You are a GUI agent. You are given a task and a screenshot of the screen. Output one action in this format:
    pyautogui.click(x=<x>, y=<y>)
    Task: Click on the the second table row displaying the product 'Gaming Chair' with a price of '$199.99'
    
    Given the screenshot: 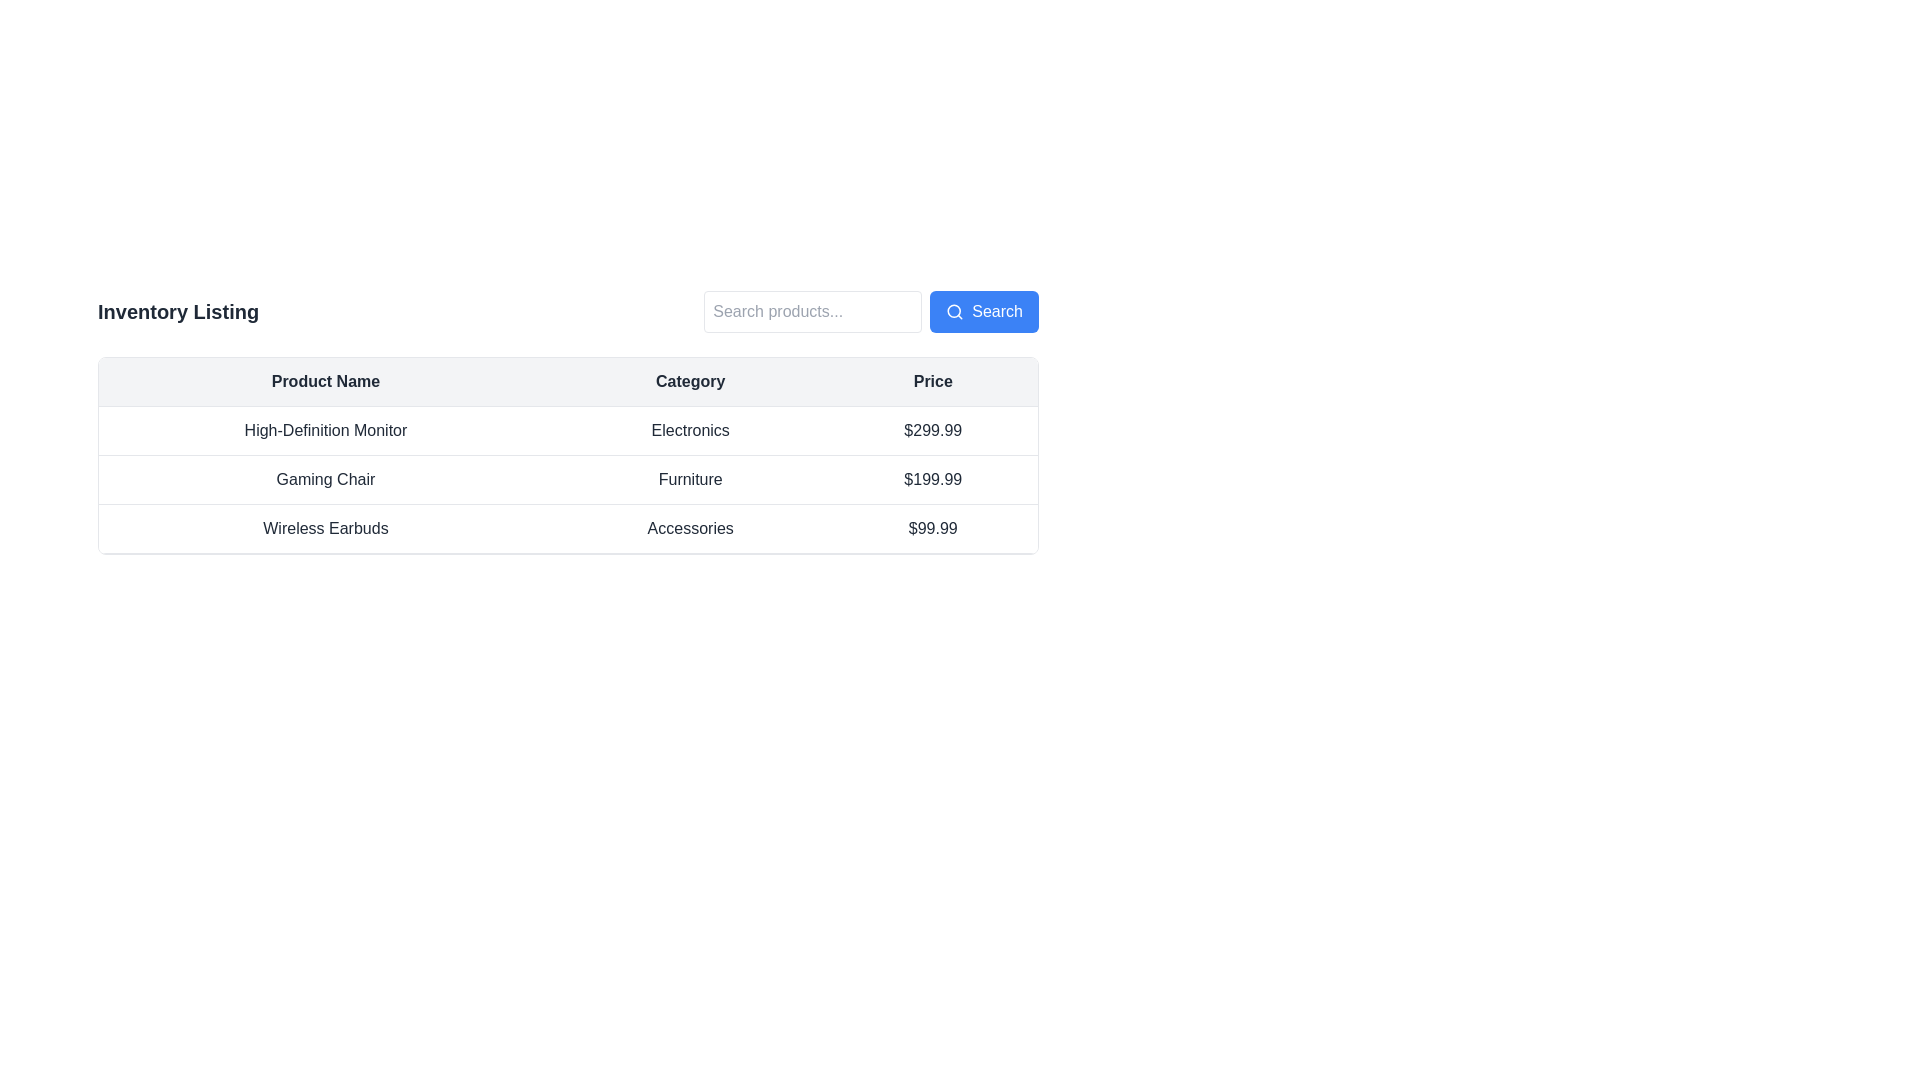 What is the action you would take?
    pyautogui.click(x=567, y=479)
    